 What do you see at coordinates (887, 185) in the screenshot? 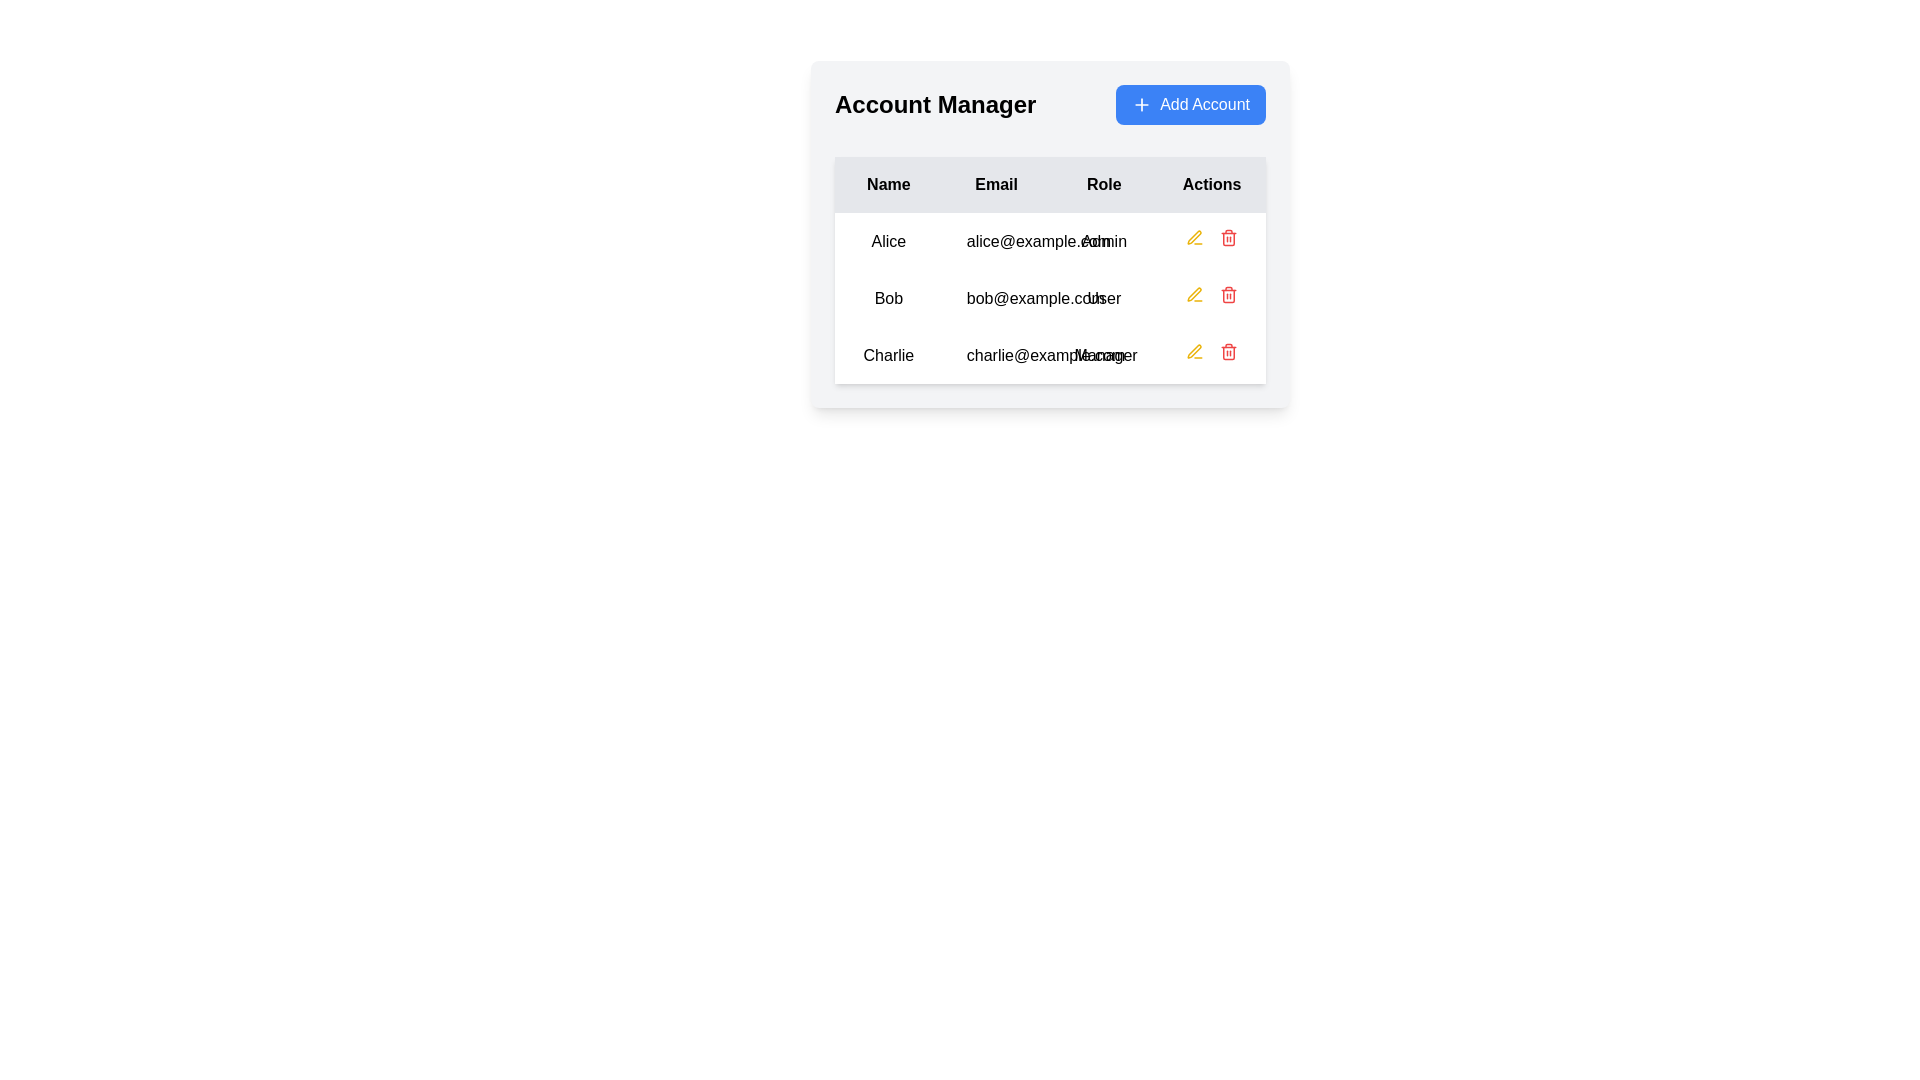
I see `the 'Name' header label in the table, which is the first item in the header row, located below the 'Account Manager' title and above the '+ Add Account' button` at bounding box center [887, 185].